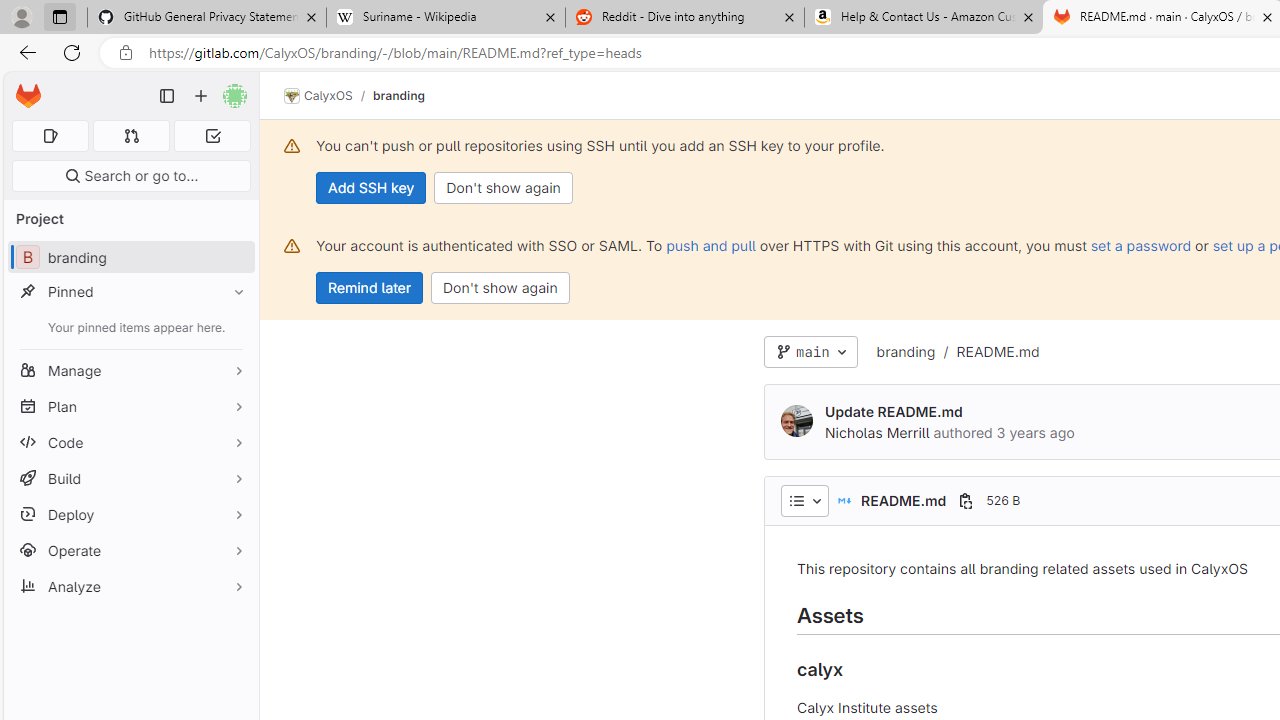 The image size is (1280, 720). I want to click on 'Class: s16 gl-alert-icon gl-alert-icon-no-title', so click(290, 245).